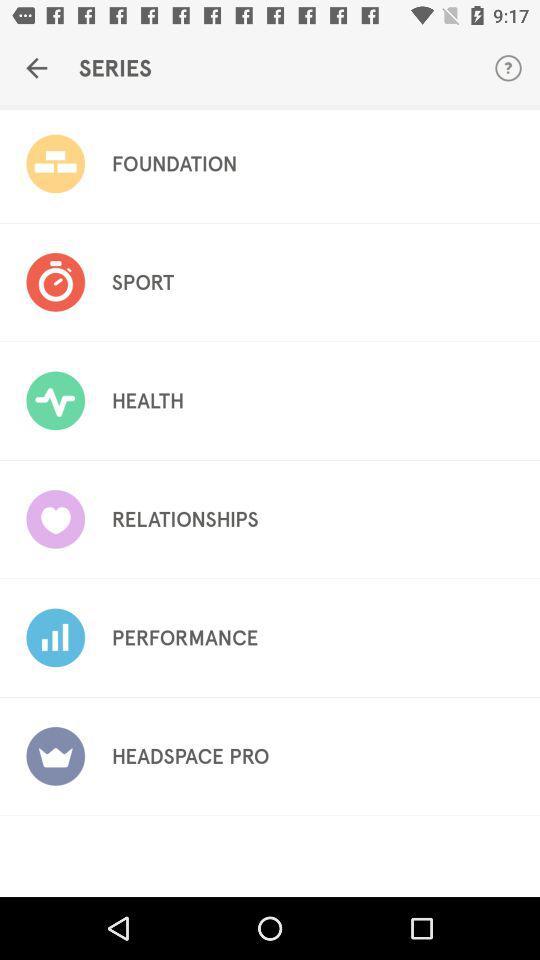 Image resolution: width=540 pixels, height=960 pixels. I want to click on item at the top right corner, so click(508, 68).